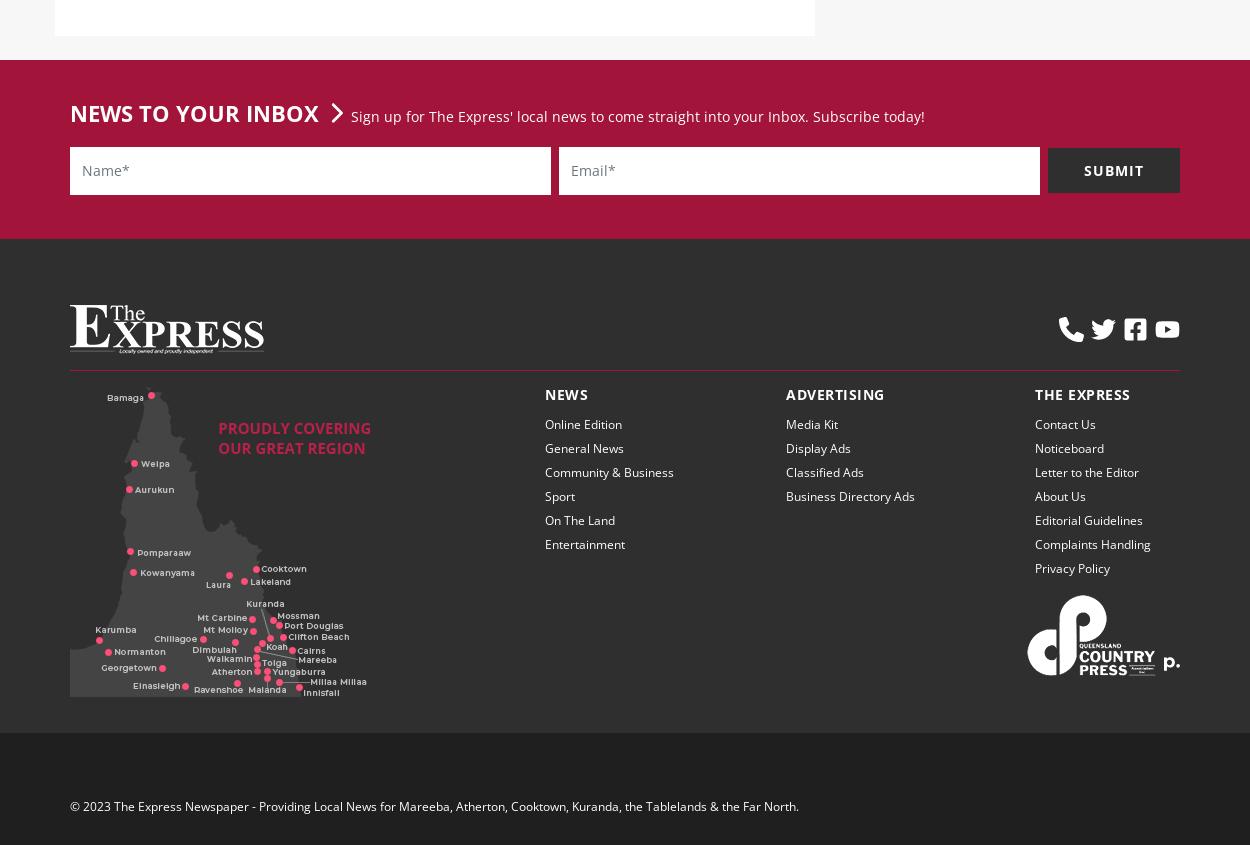  I want to click on 'General News', so click(583, 464).